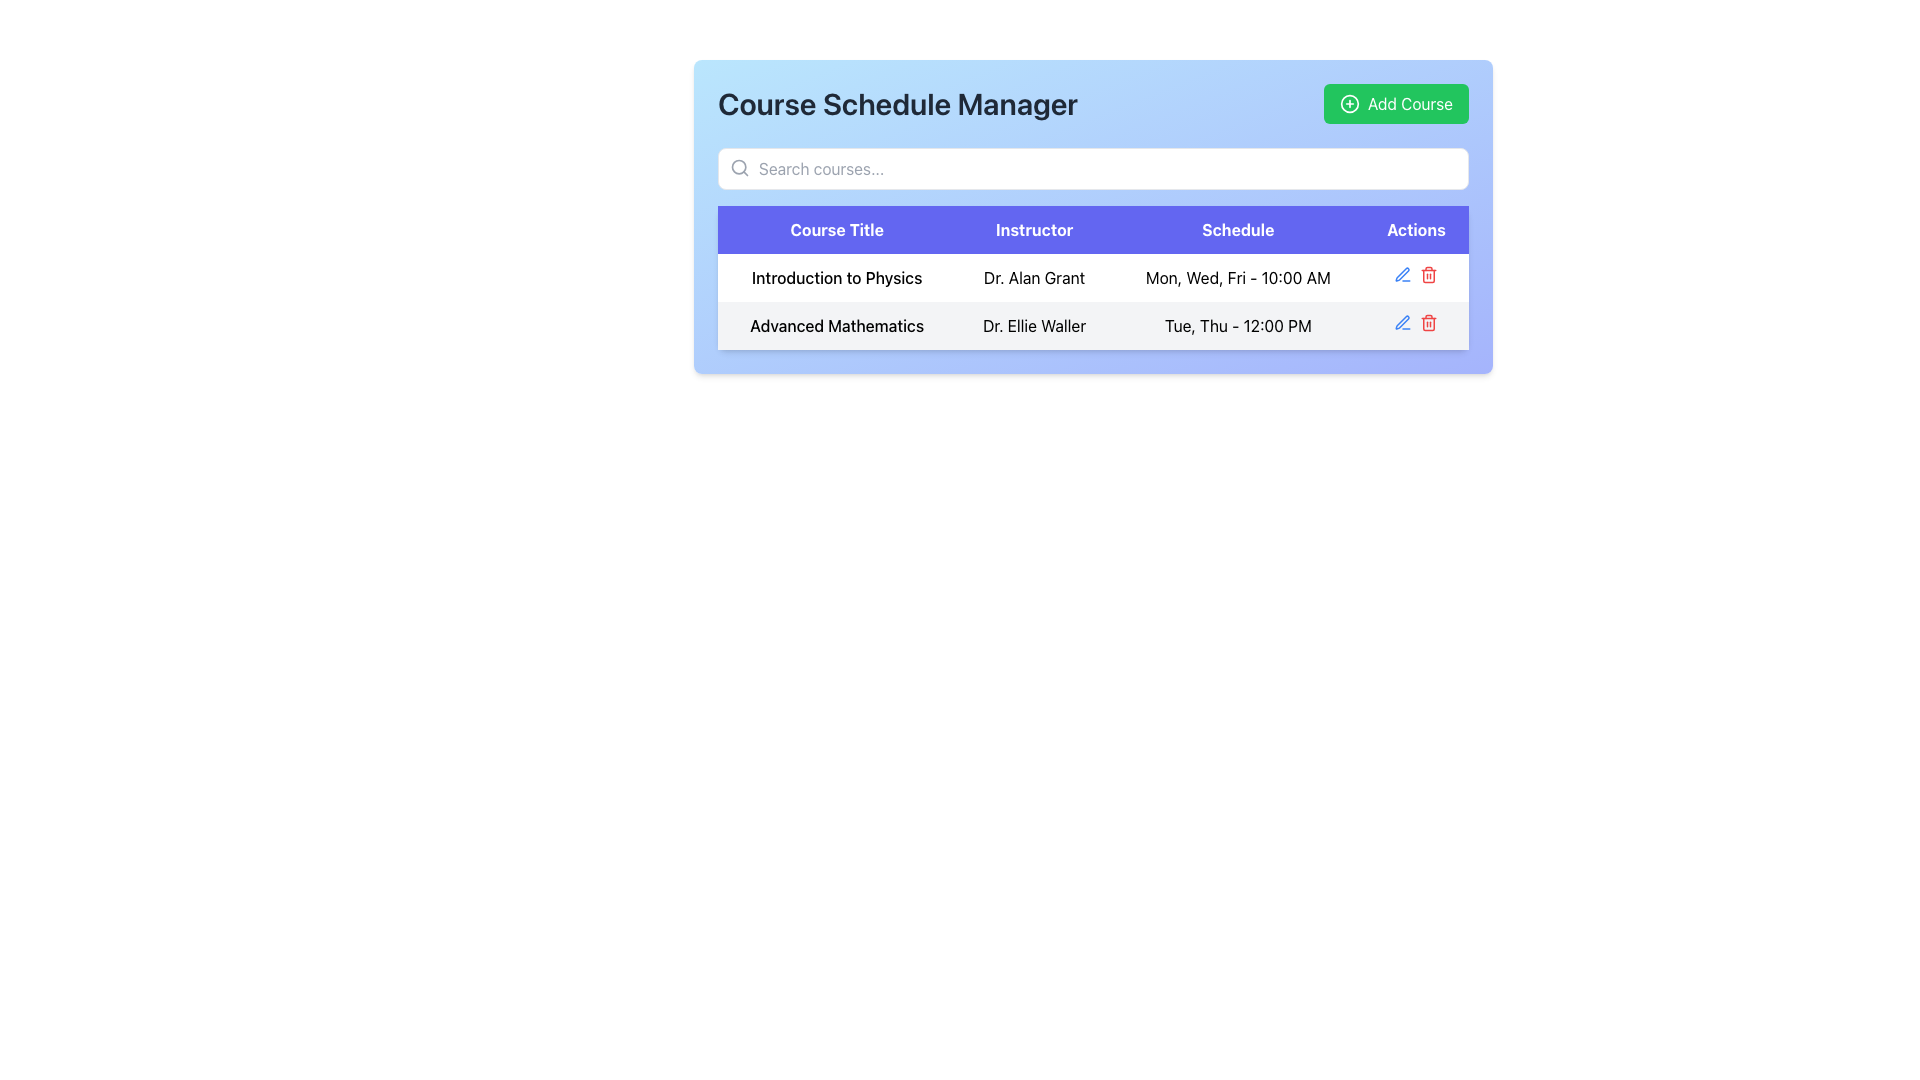 The image size is (1920, 1080). Describe the element at coordinates (1428, 276) in the screenshot. I see `the trash bin icon representing the delete action for the 'Advanced Mathematics' course located in the 'Actions' column of the table` at that location.